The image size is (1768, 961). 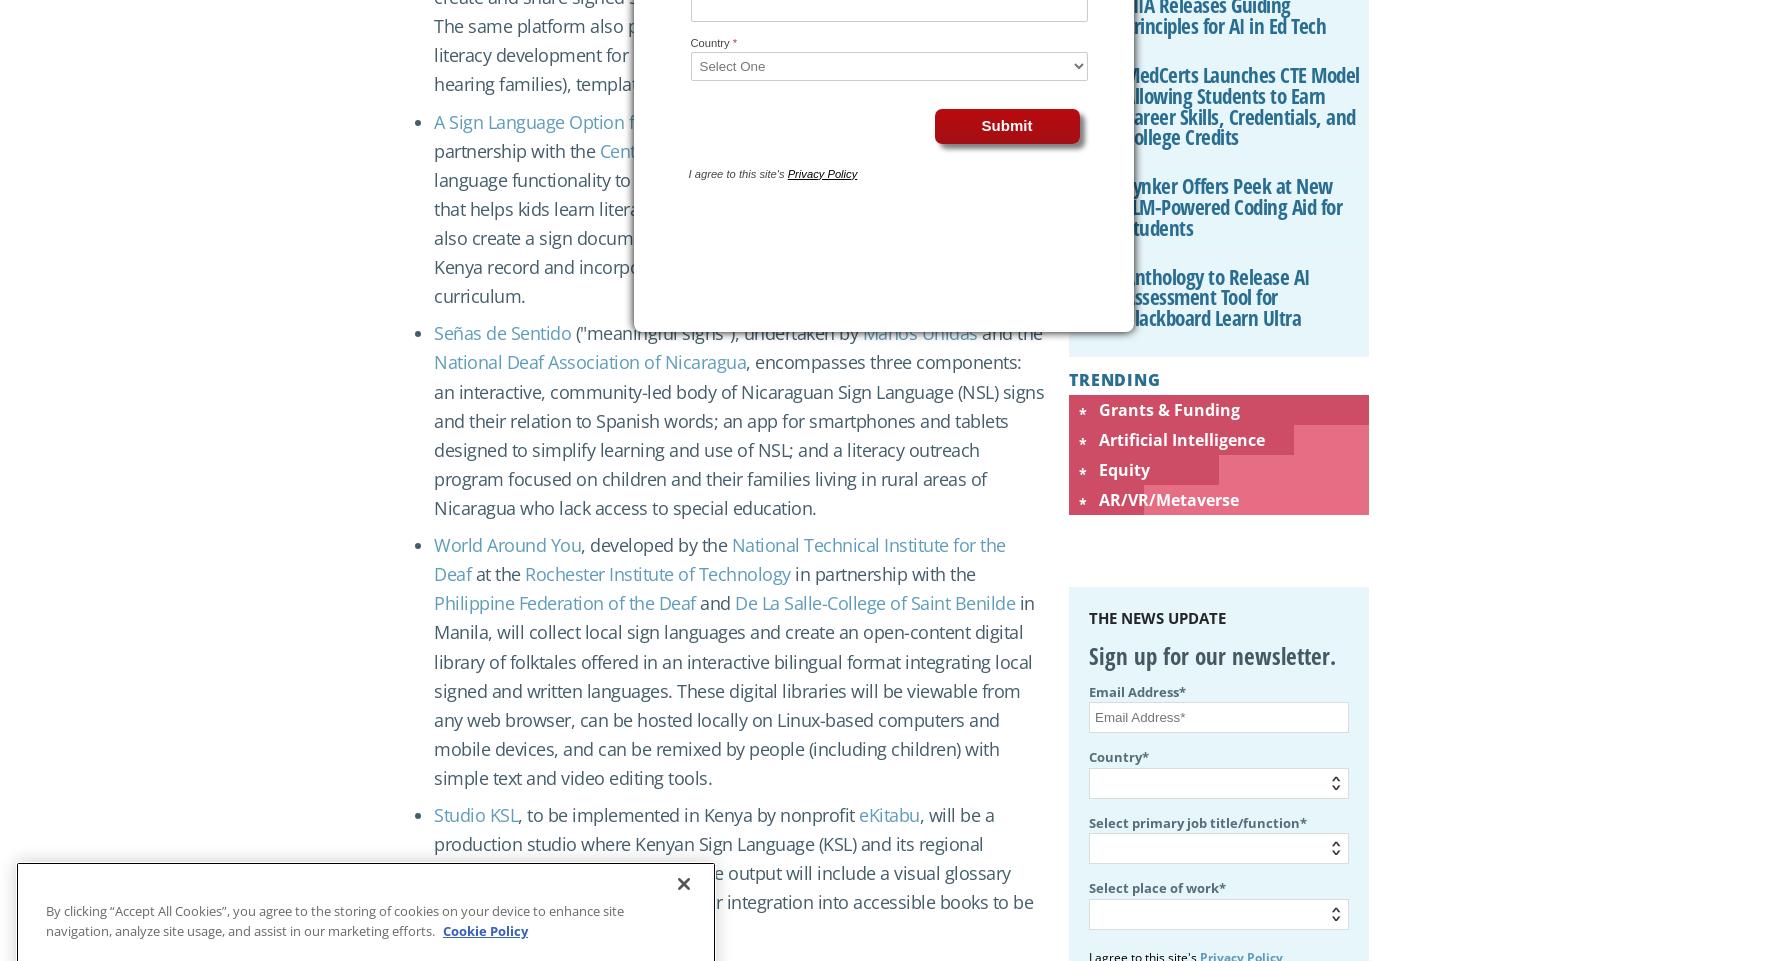 What do you see at coordinates (918, 331) in the screenshot?
I see `'Manos  Unidas'` at bounding box center [918, 331].